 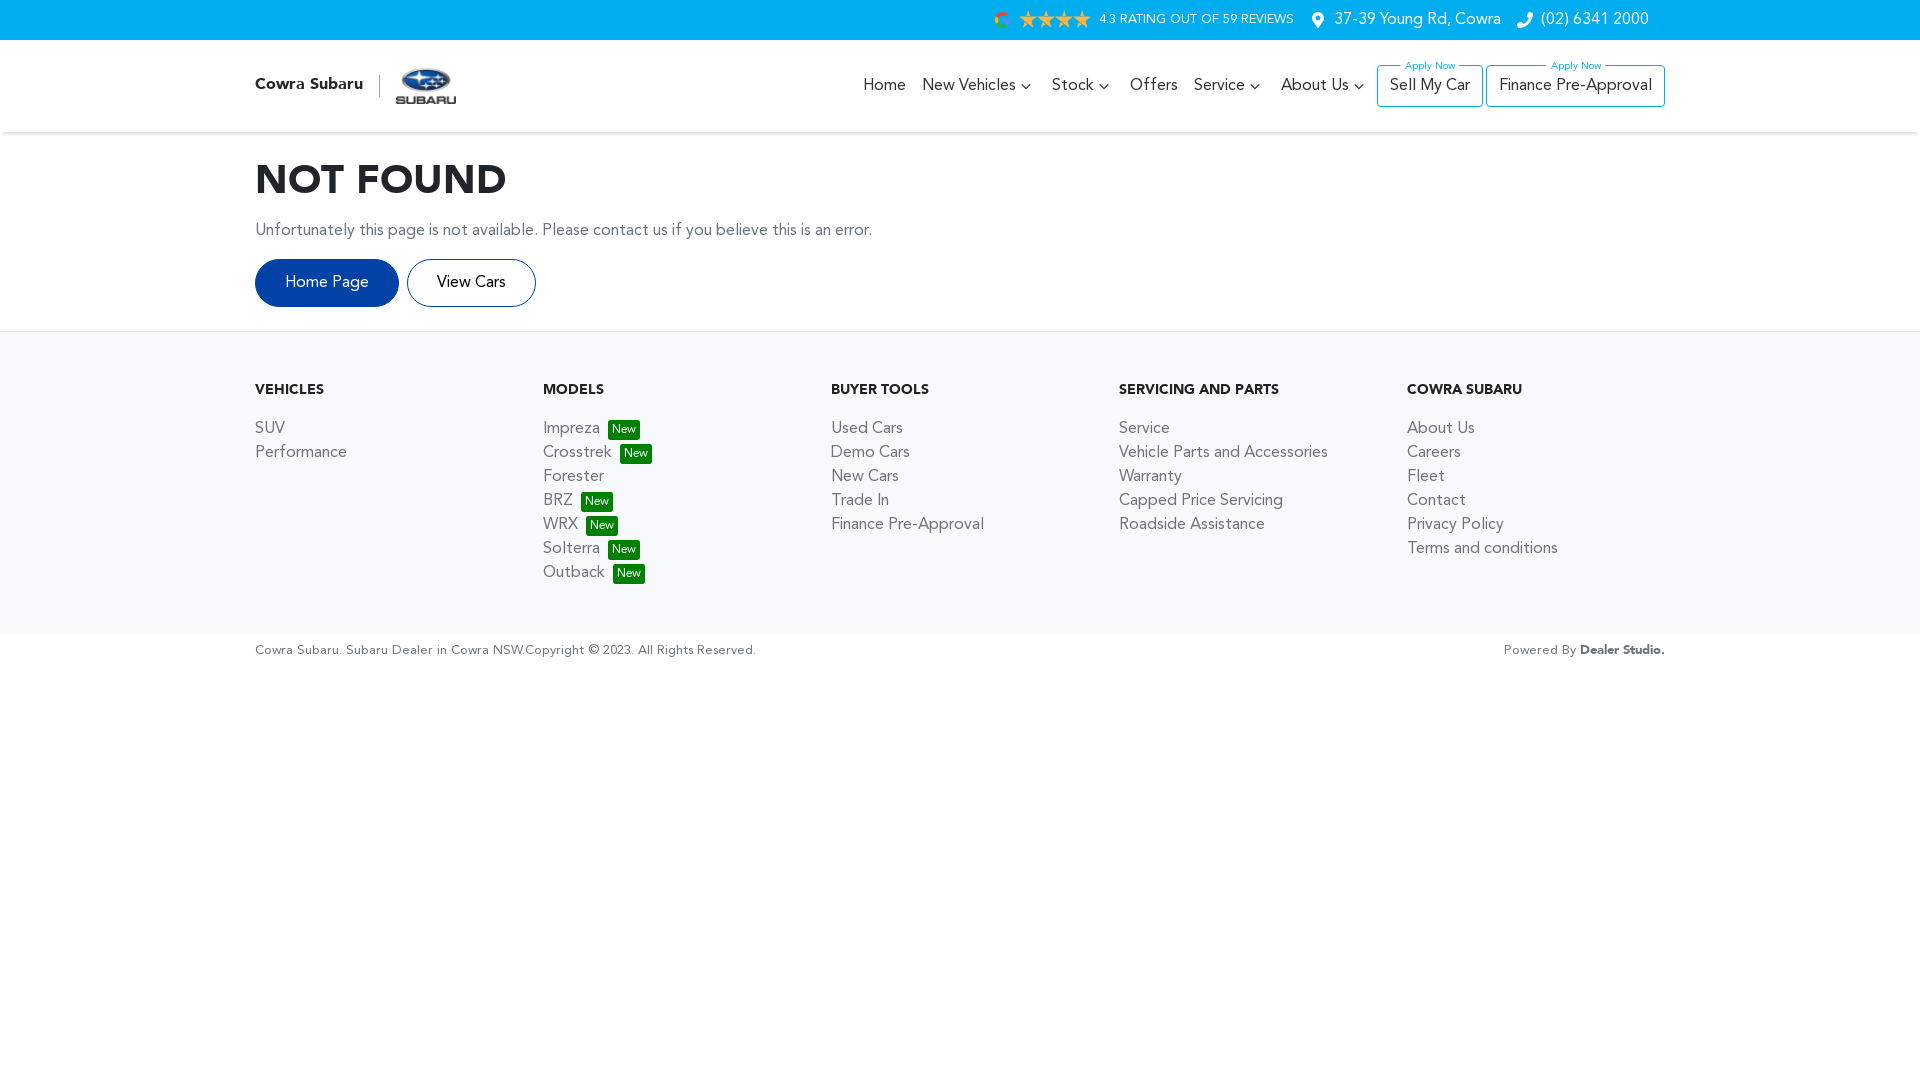 What do you see at coordinates (979, 84) in the screenshot?
I see `'New Vehicles'` at bounding box center [979, 84].